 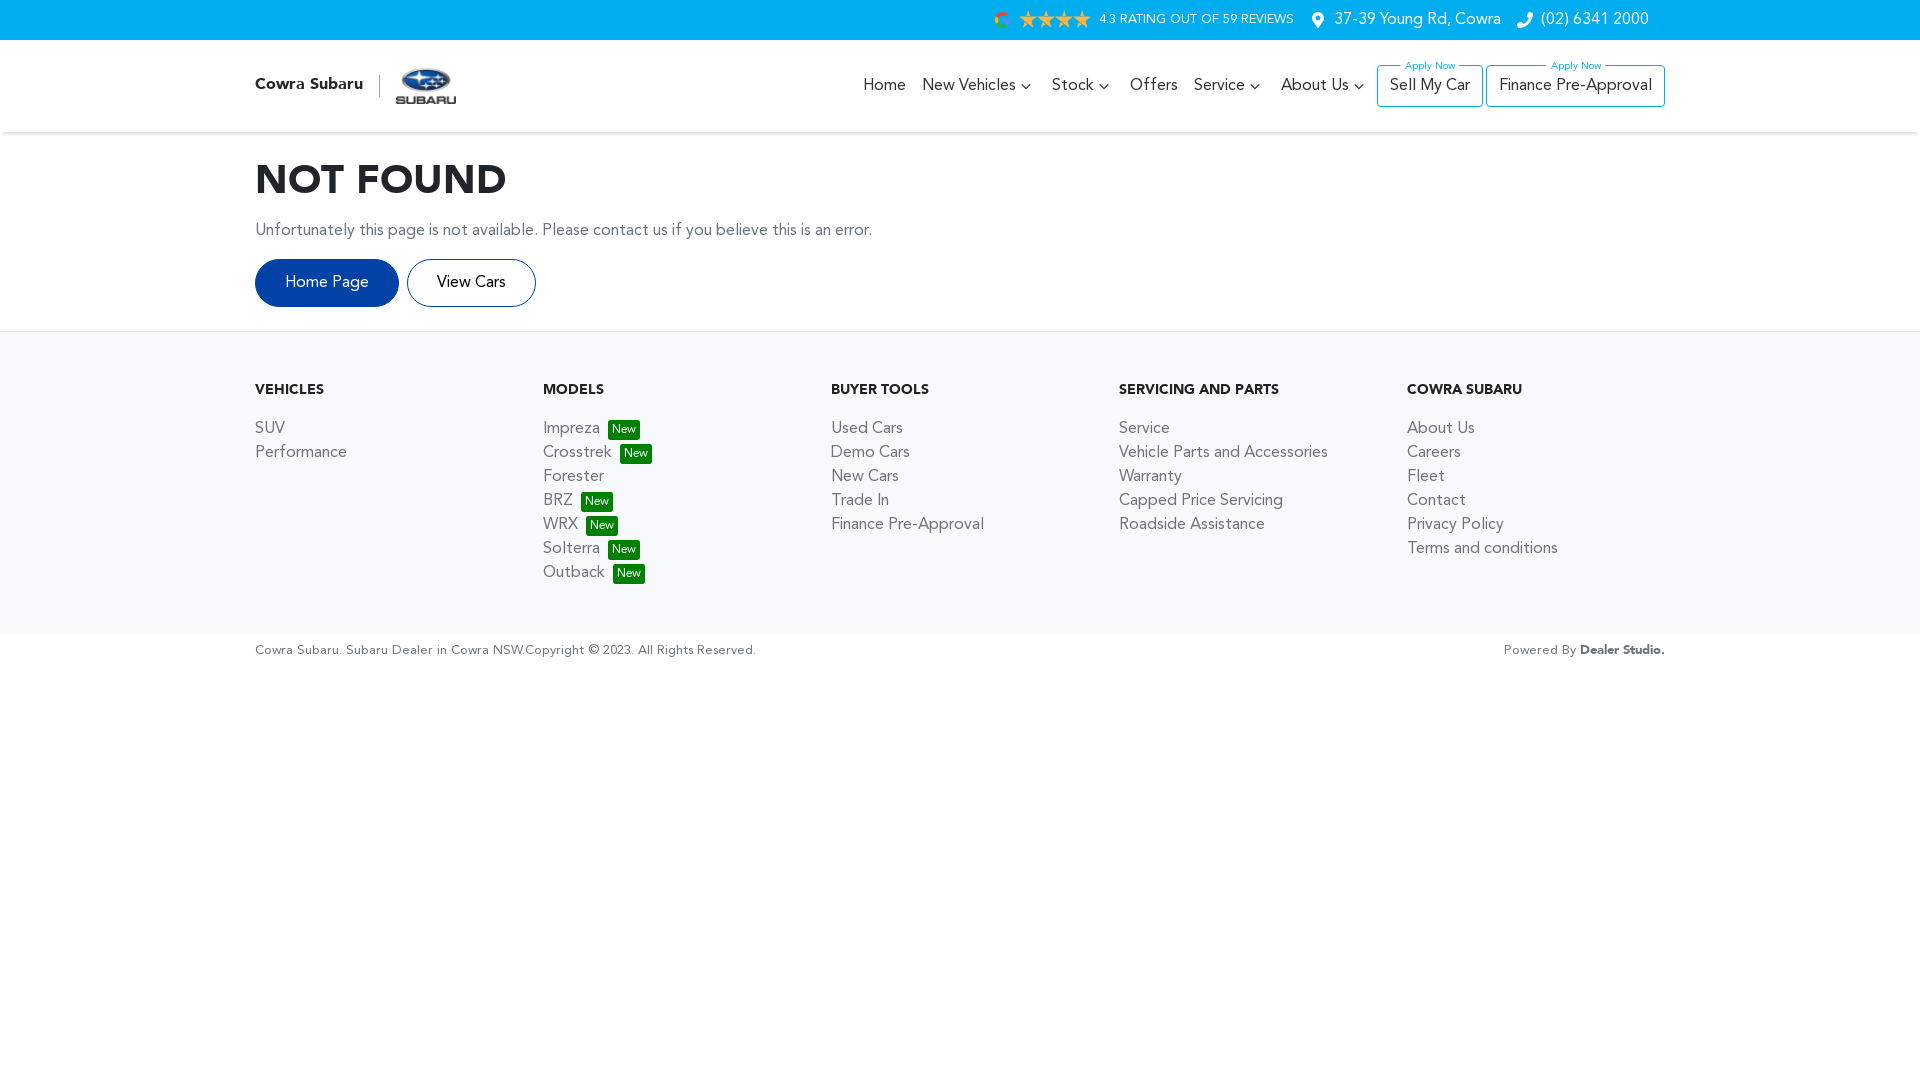 What do you see at coordinates (979, 84) in the screenshot?
I see `'New Vehicles'` at bounding box center [979, 84].